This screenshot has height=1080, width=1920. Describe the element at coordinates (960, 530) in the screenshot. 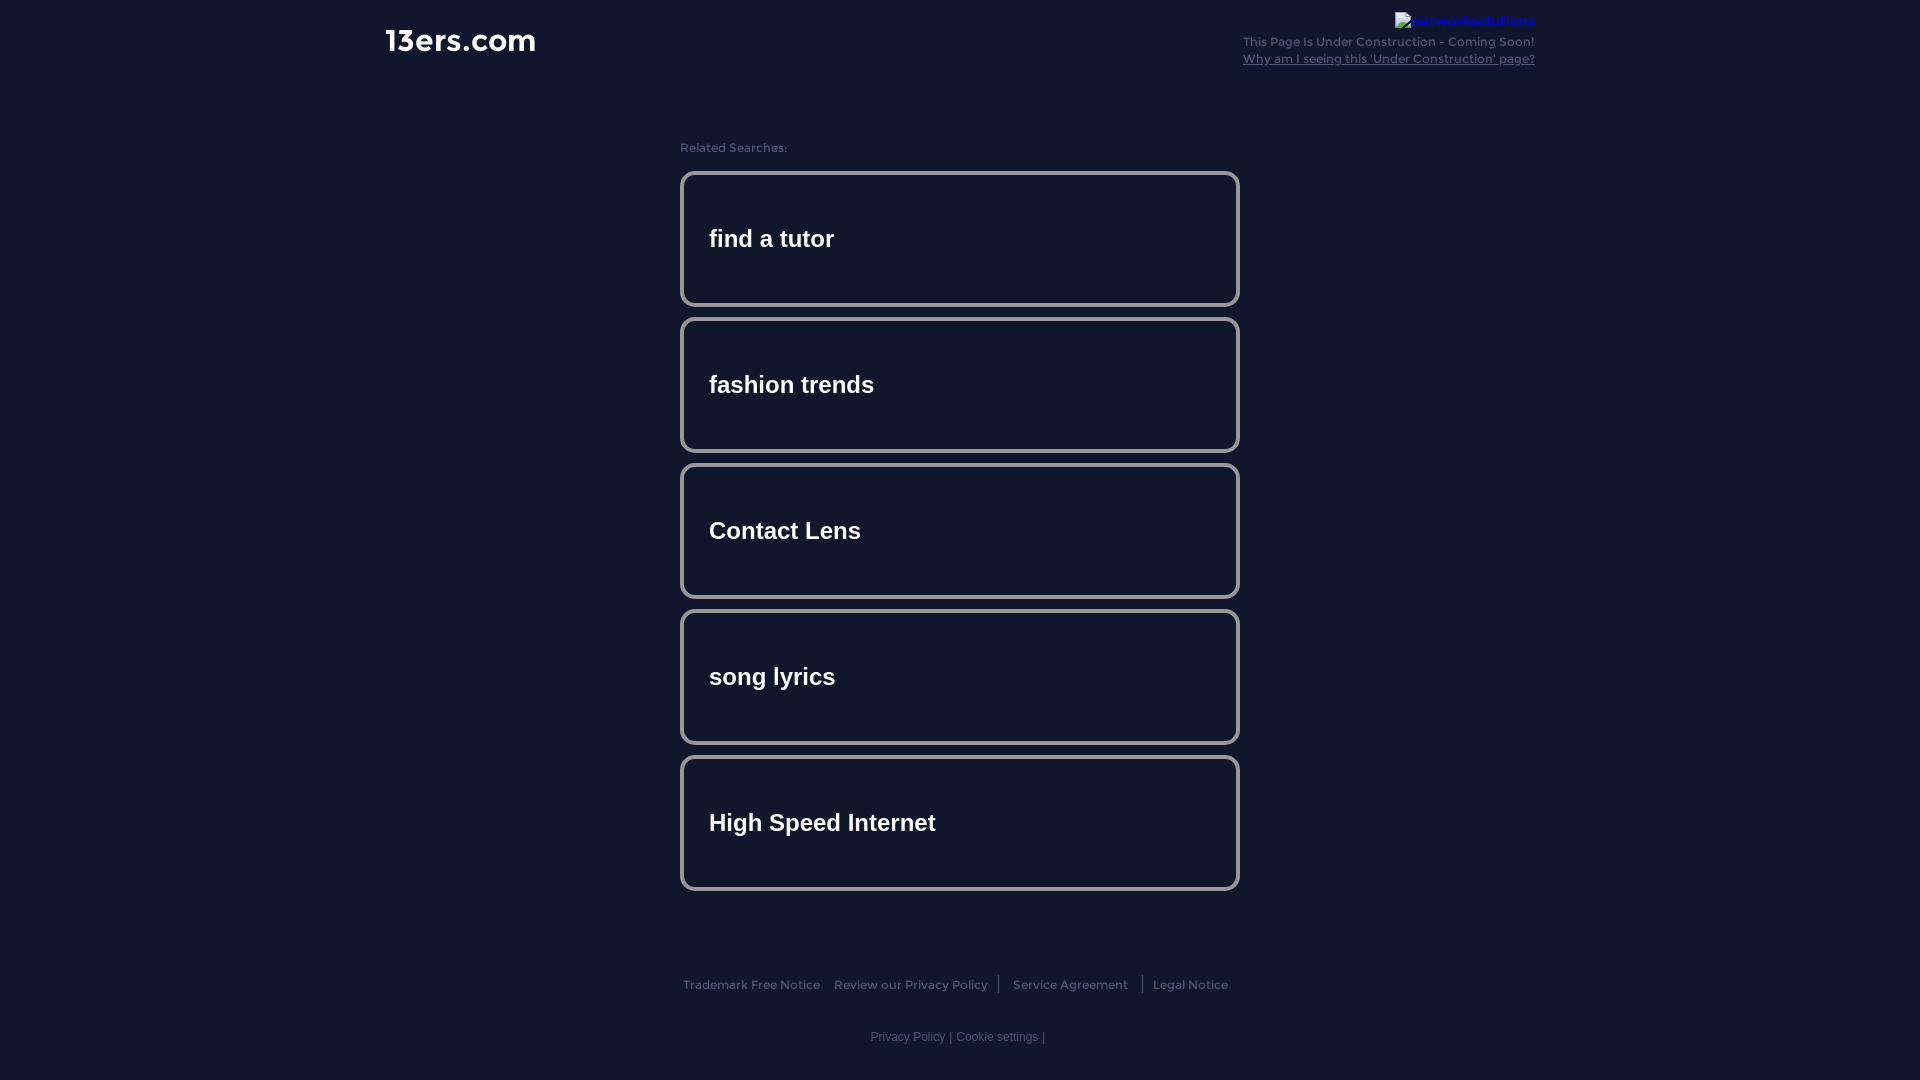

I see `'Contact Lens'` at that location.